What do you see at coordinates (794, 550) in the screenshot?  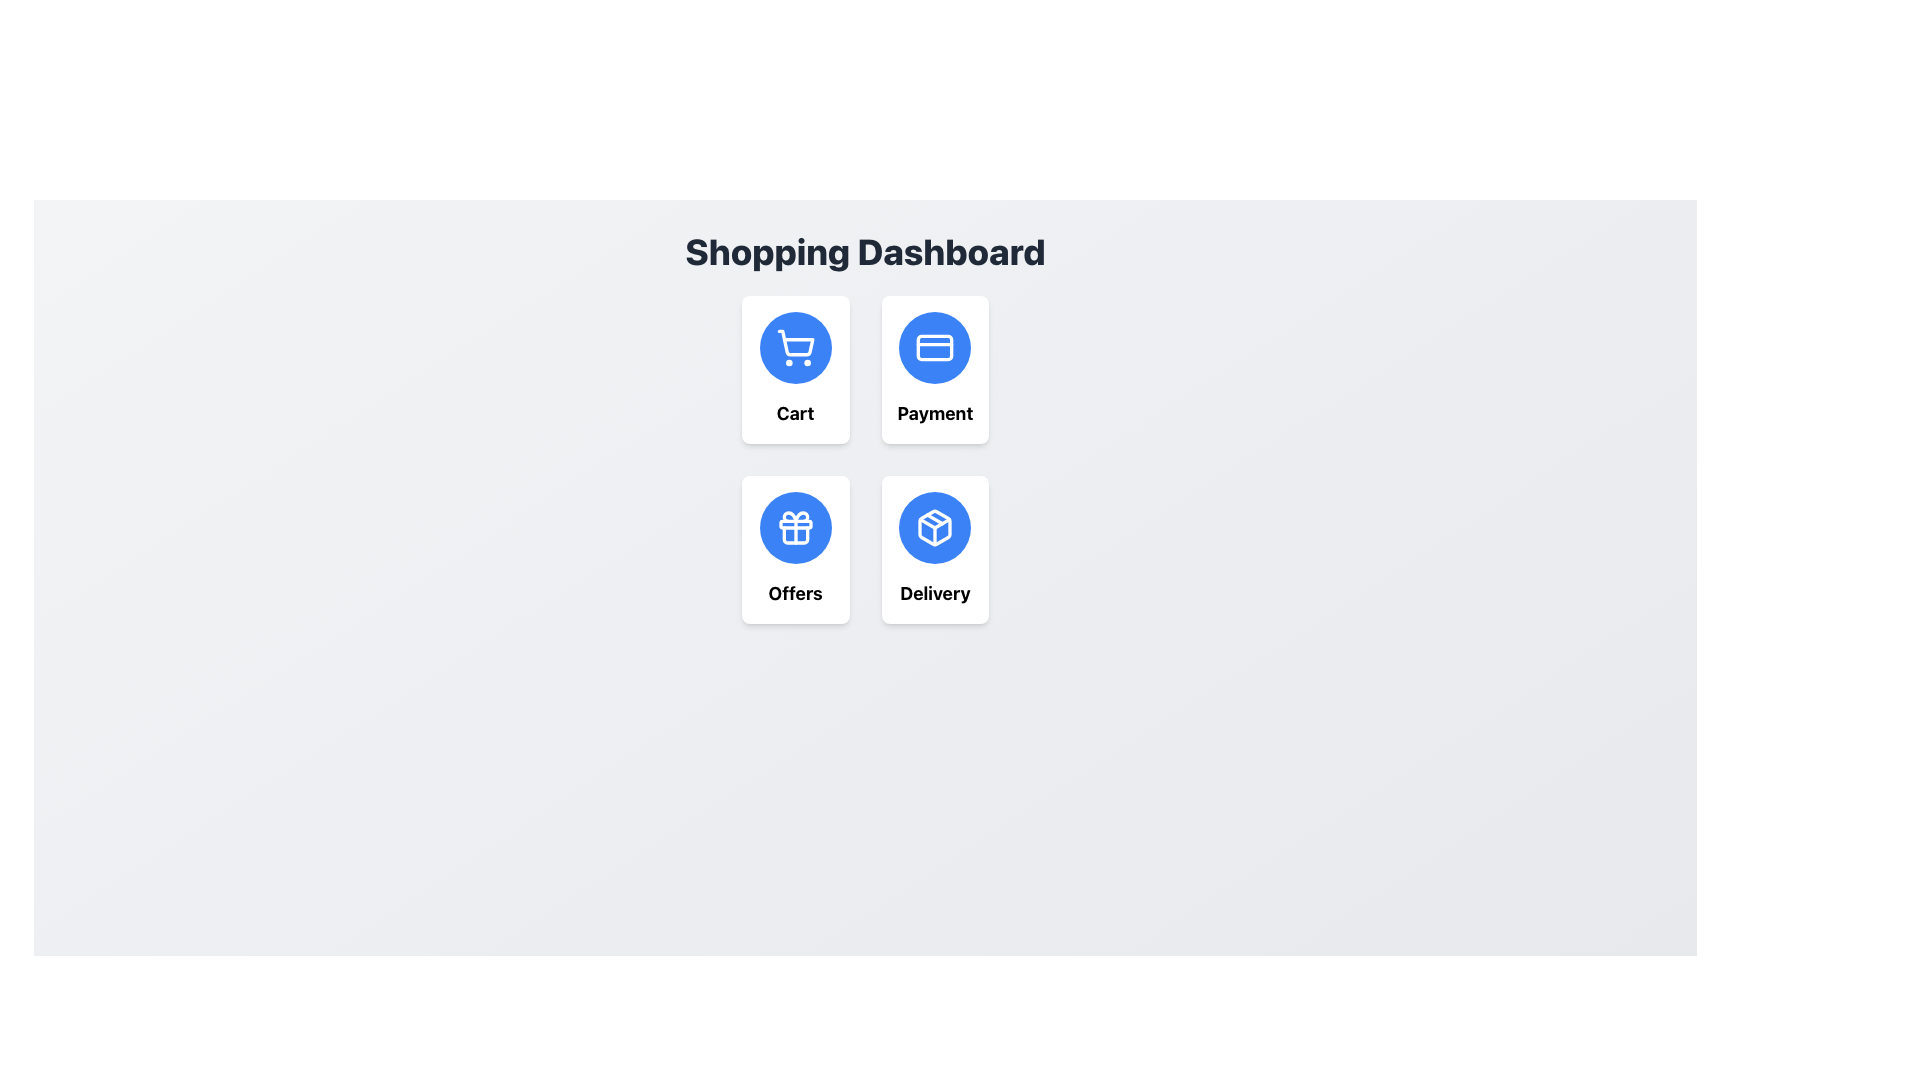 I see `the 'Offers' Card element located in the lower-left quadrant of the grid layout, below the 'Cart' element and to the left of the 'Delivery' element` at bounding box center [794, 550].